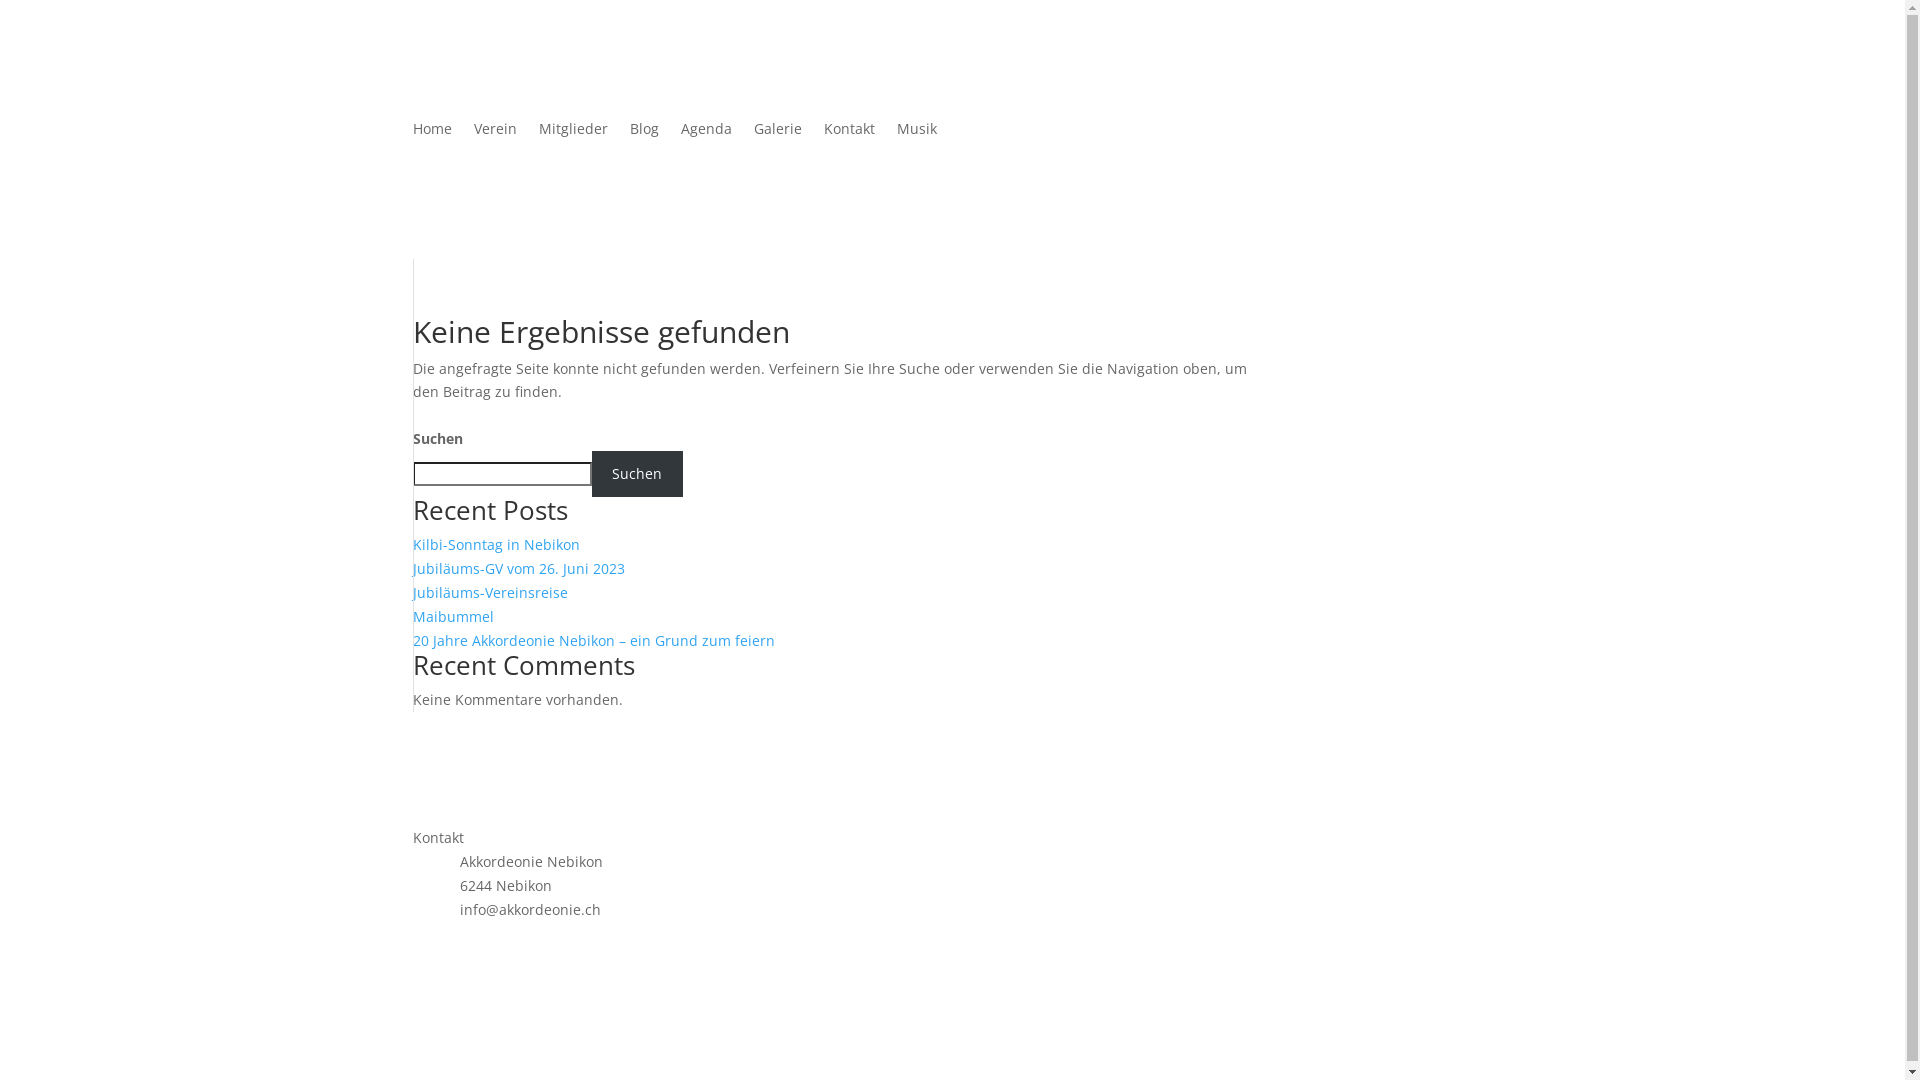  I want to click on 'Kontakt', so click(824, 132).